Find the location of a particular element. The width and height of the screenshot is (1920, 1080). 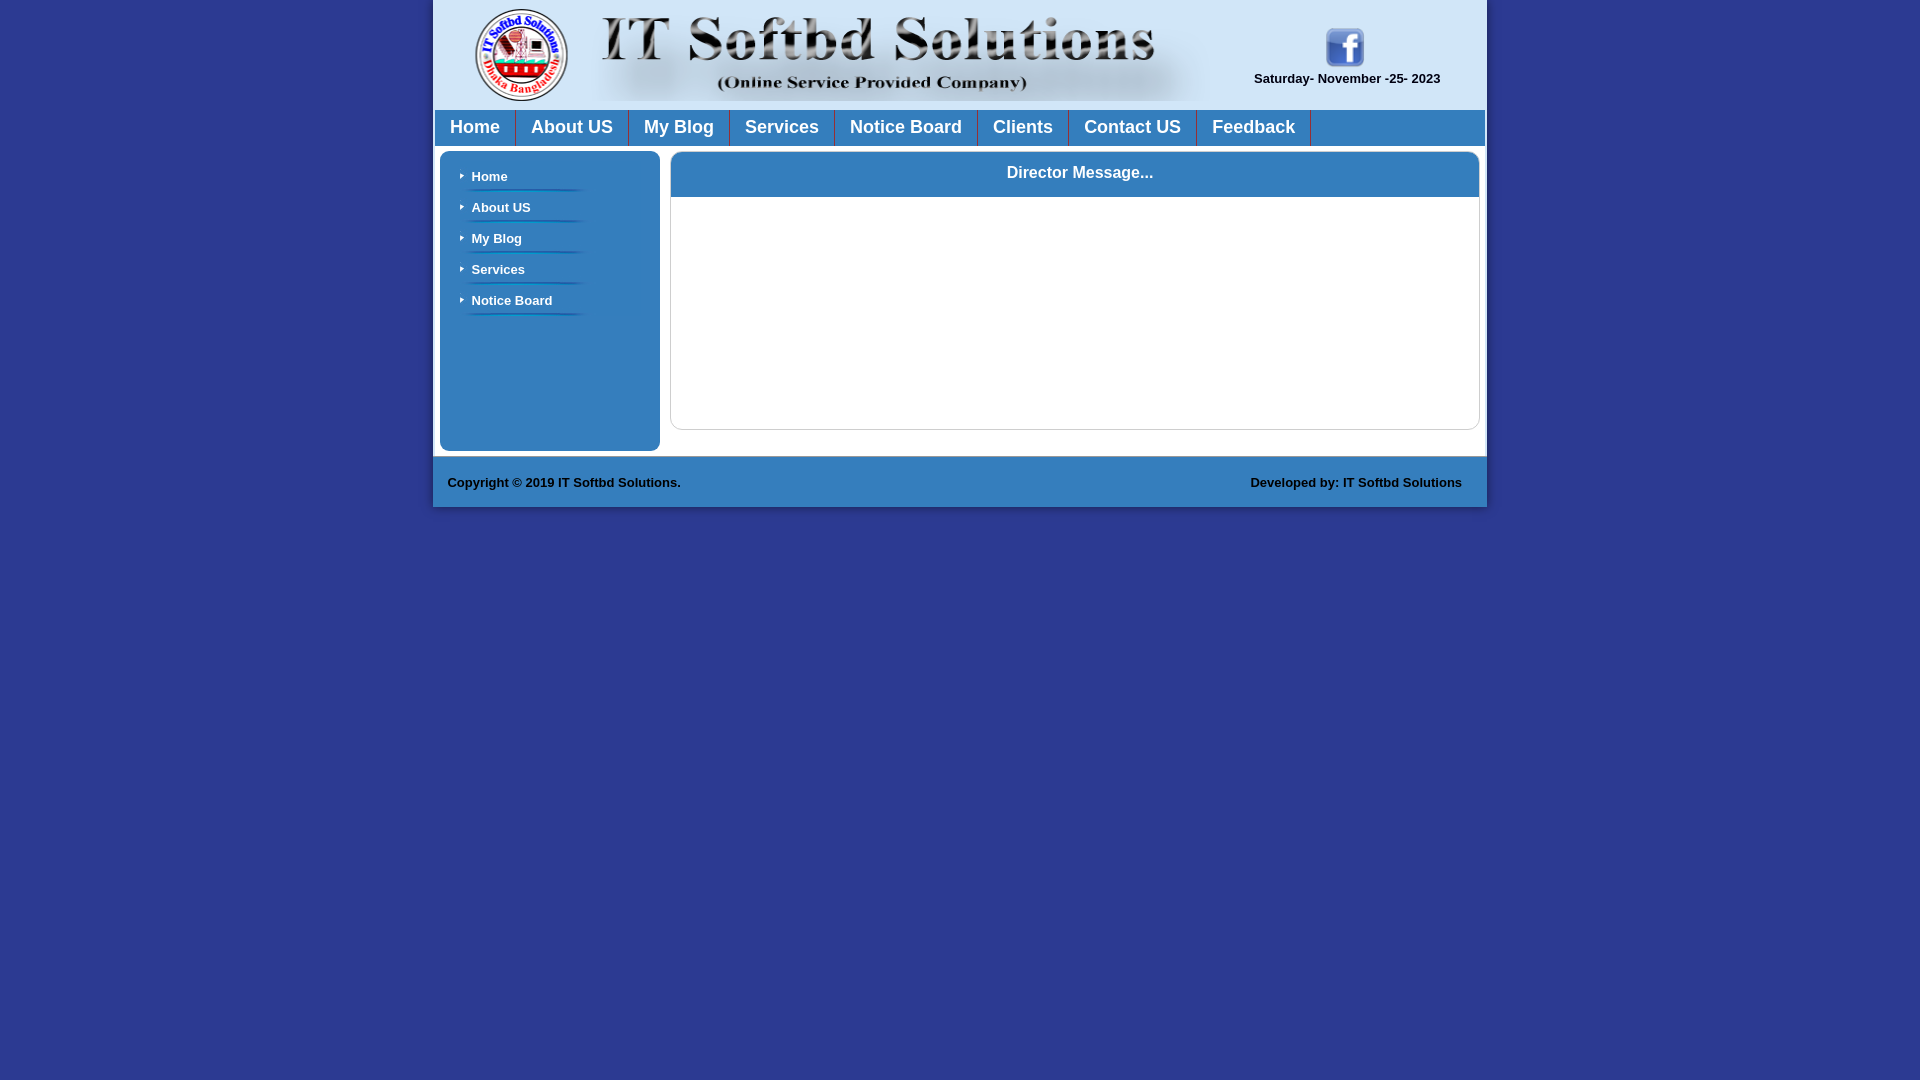

'Home' is located at coordinates (474, 127).